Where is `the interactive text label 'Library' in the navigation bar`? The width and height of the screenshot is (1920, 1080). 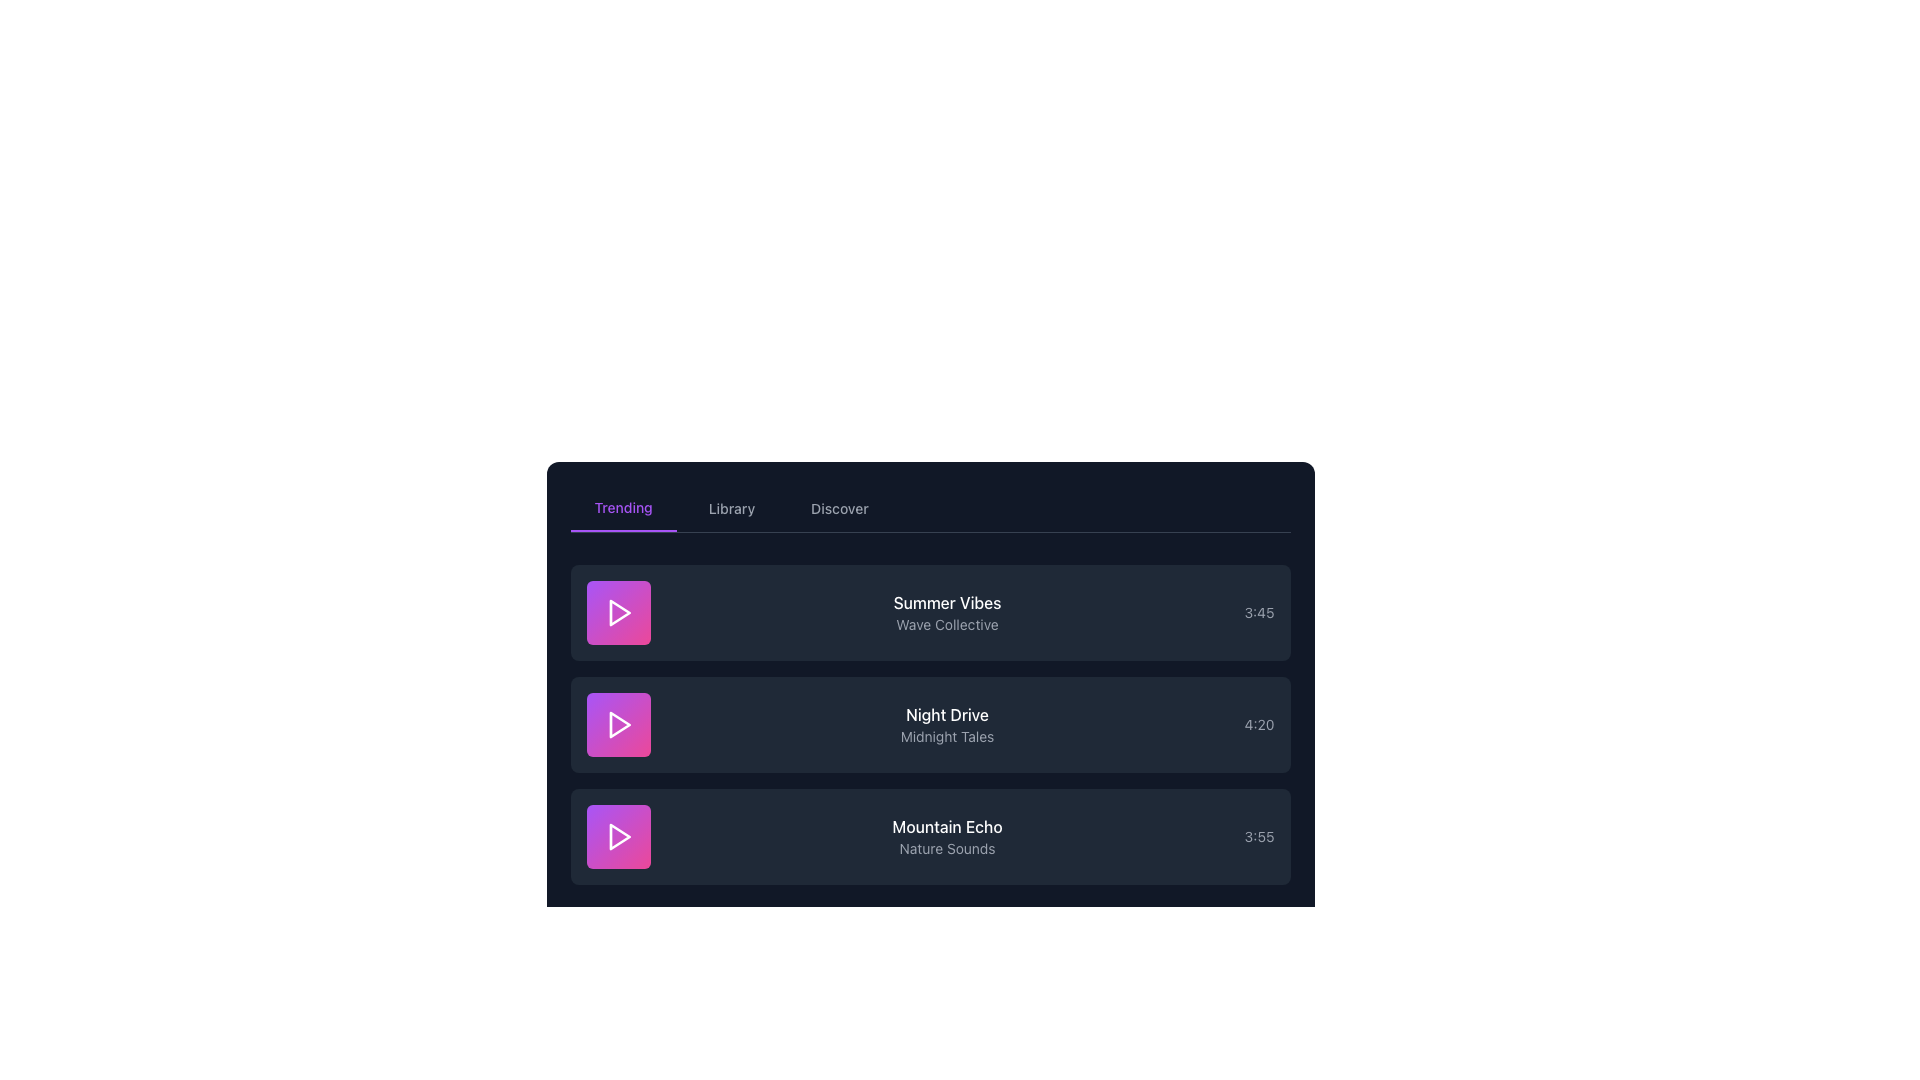
the interactive text label 'Library' in the navigation bar is located at coordinates (730, 508).